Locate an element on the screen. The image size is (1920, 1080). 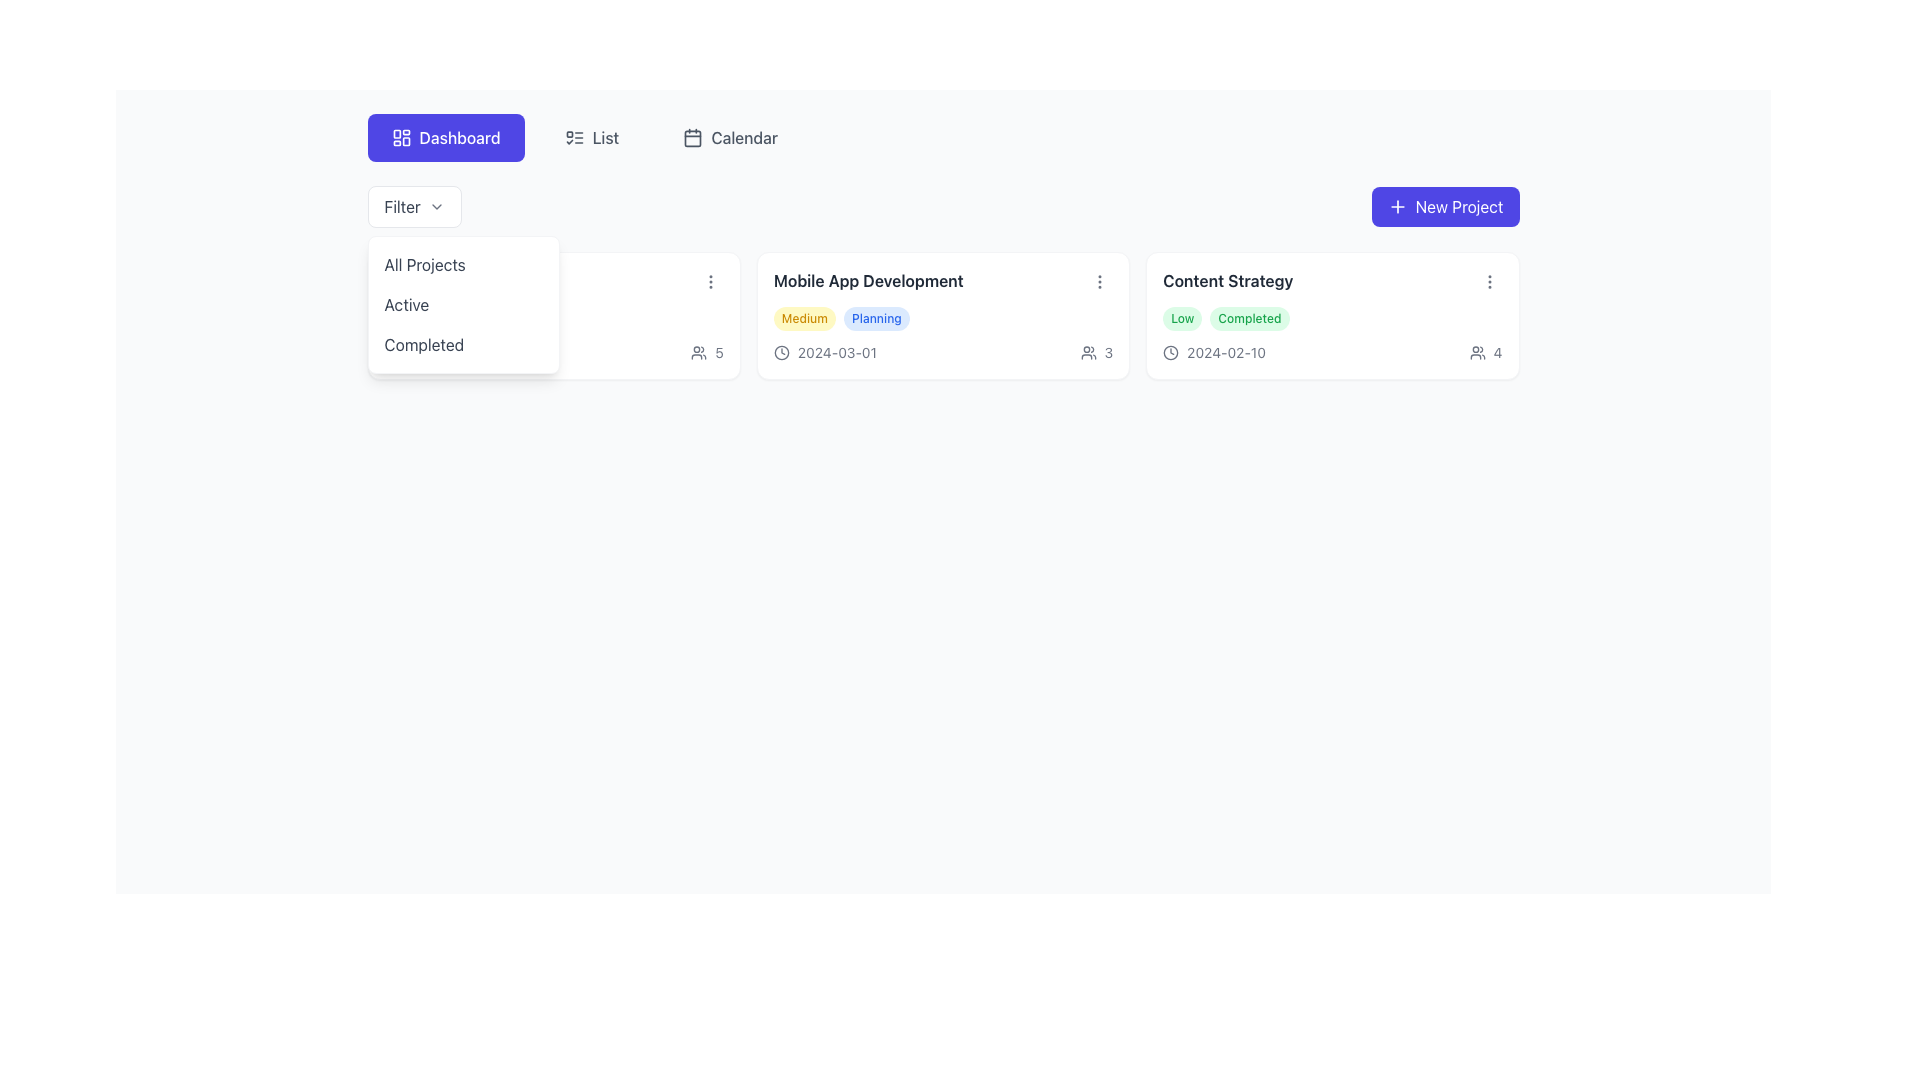
the 'Dashboard' button is located at coordinates (445, 137).